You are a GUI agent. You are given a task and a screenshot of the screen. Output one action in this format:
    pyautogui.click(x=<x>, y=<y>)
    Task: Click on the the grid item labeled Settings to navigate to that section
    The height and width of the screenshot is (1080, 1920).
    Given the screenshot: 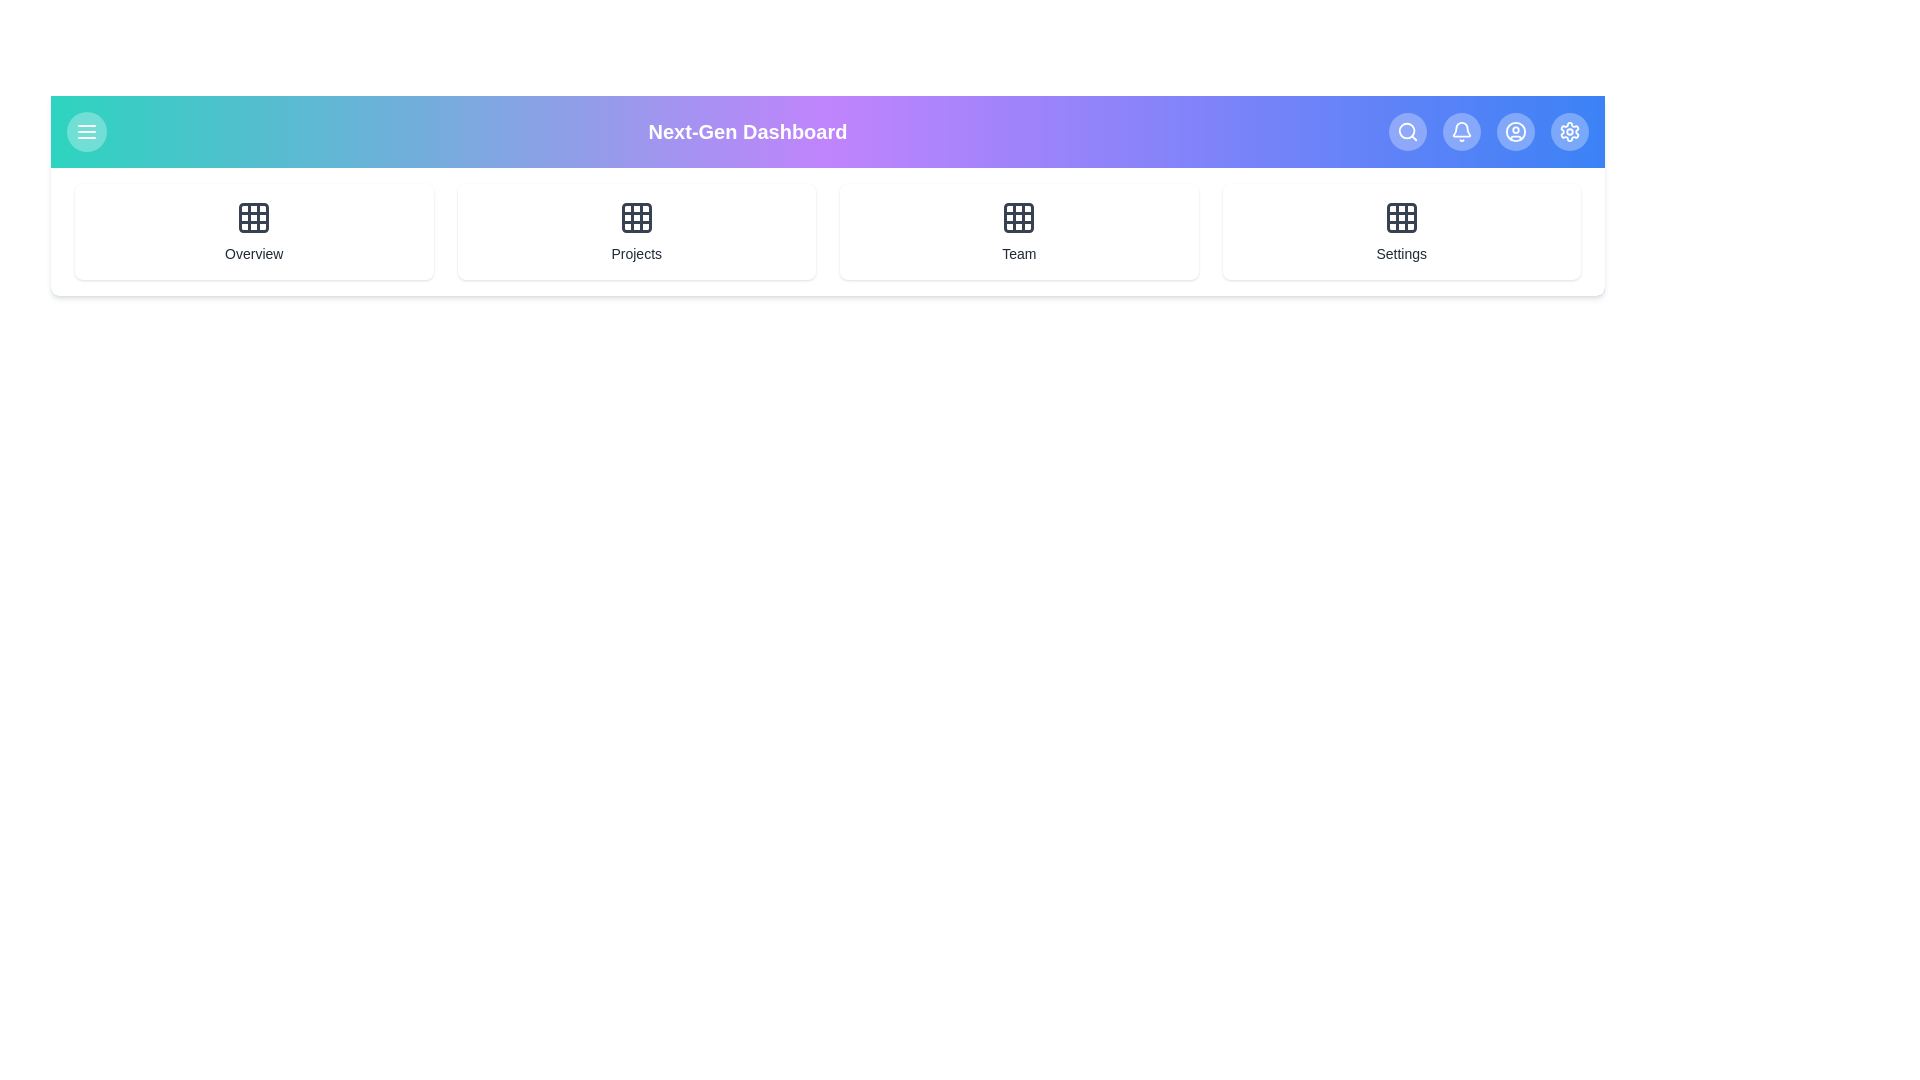 What is the action you would take?
    pyautogui.click(x=1400, y=230)
    